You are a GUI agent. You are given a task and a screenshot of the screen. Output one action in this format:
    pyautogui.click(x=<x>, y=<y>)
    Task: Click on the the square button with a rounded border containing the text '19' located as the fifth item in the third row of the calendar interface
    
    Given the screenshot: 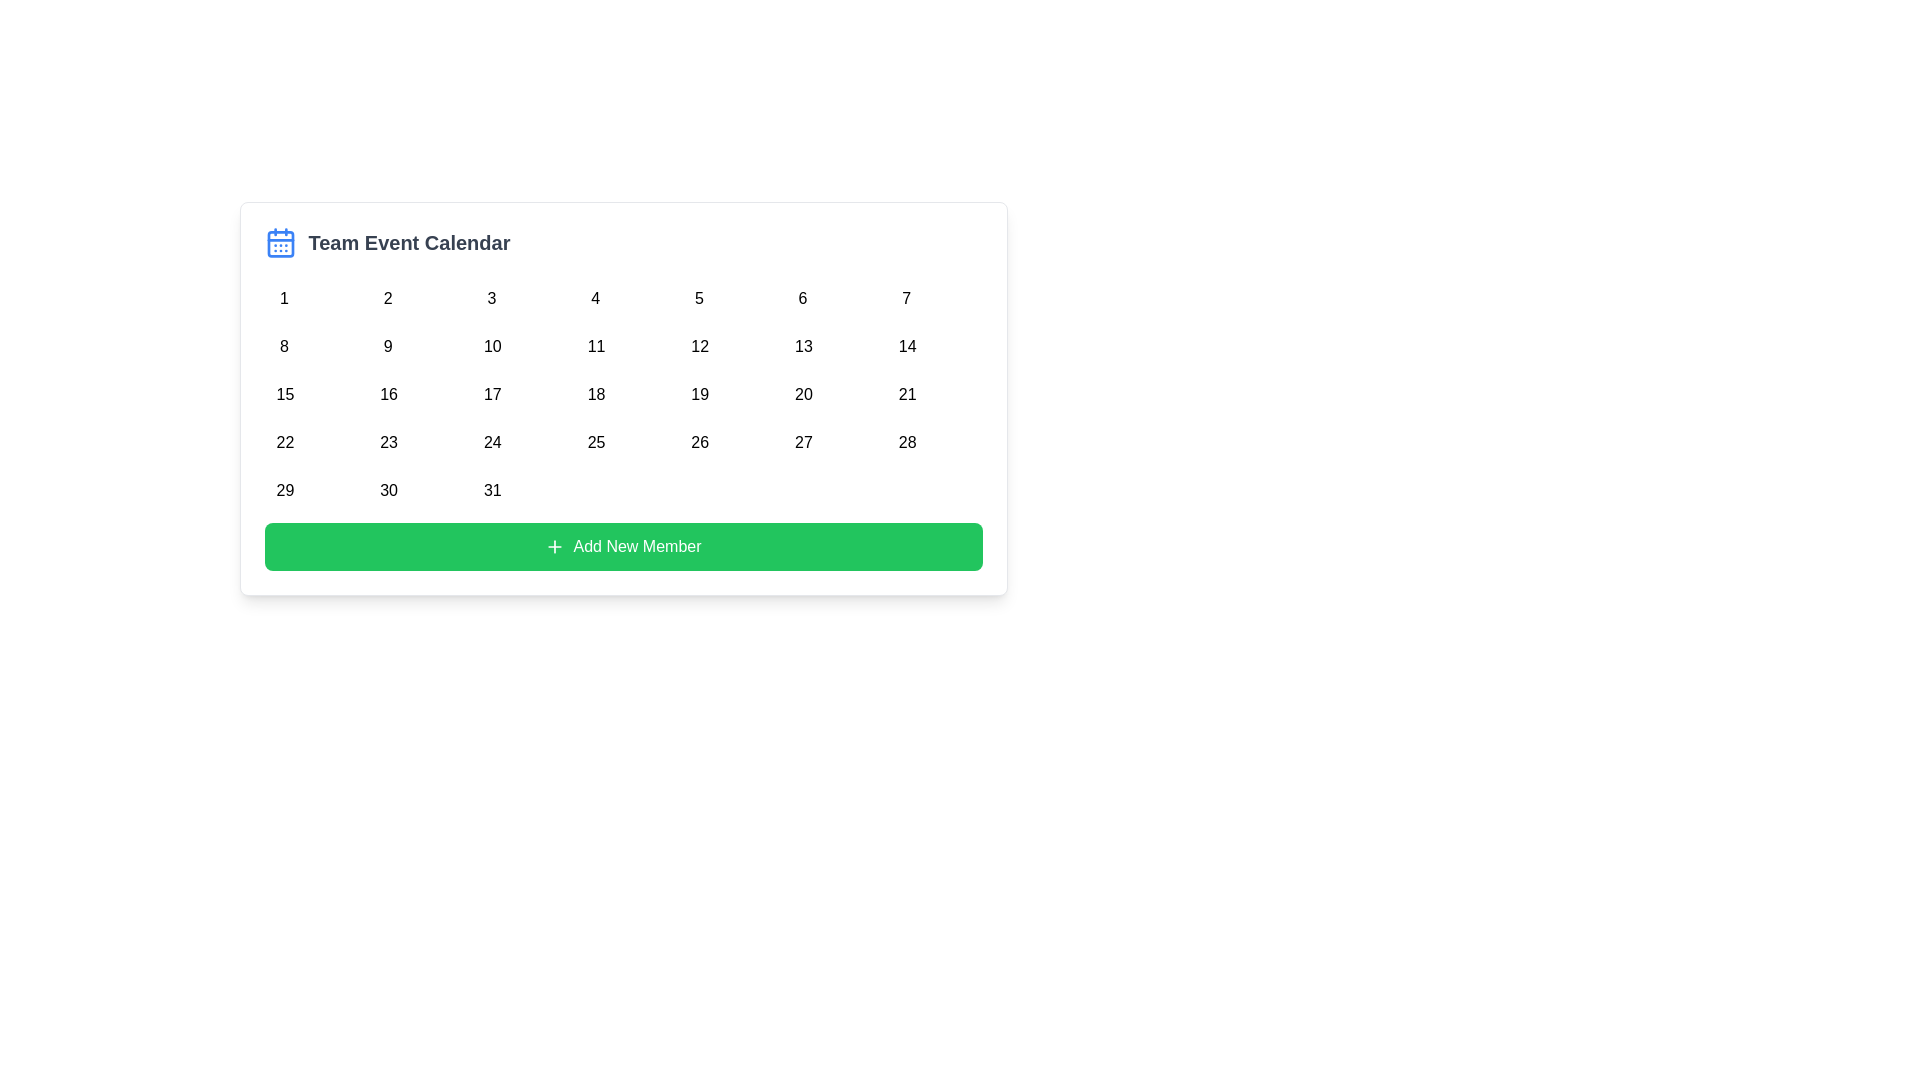 What is the action you would take?
    pyautogui.click(x=699, y=390)
    